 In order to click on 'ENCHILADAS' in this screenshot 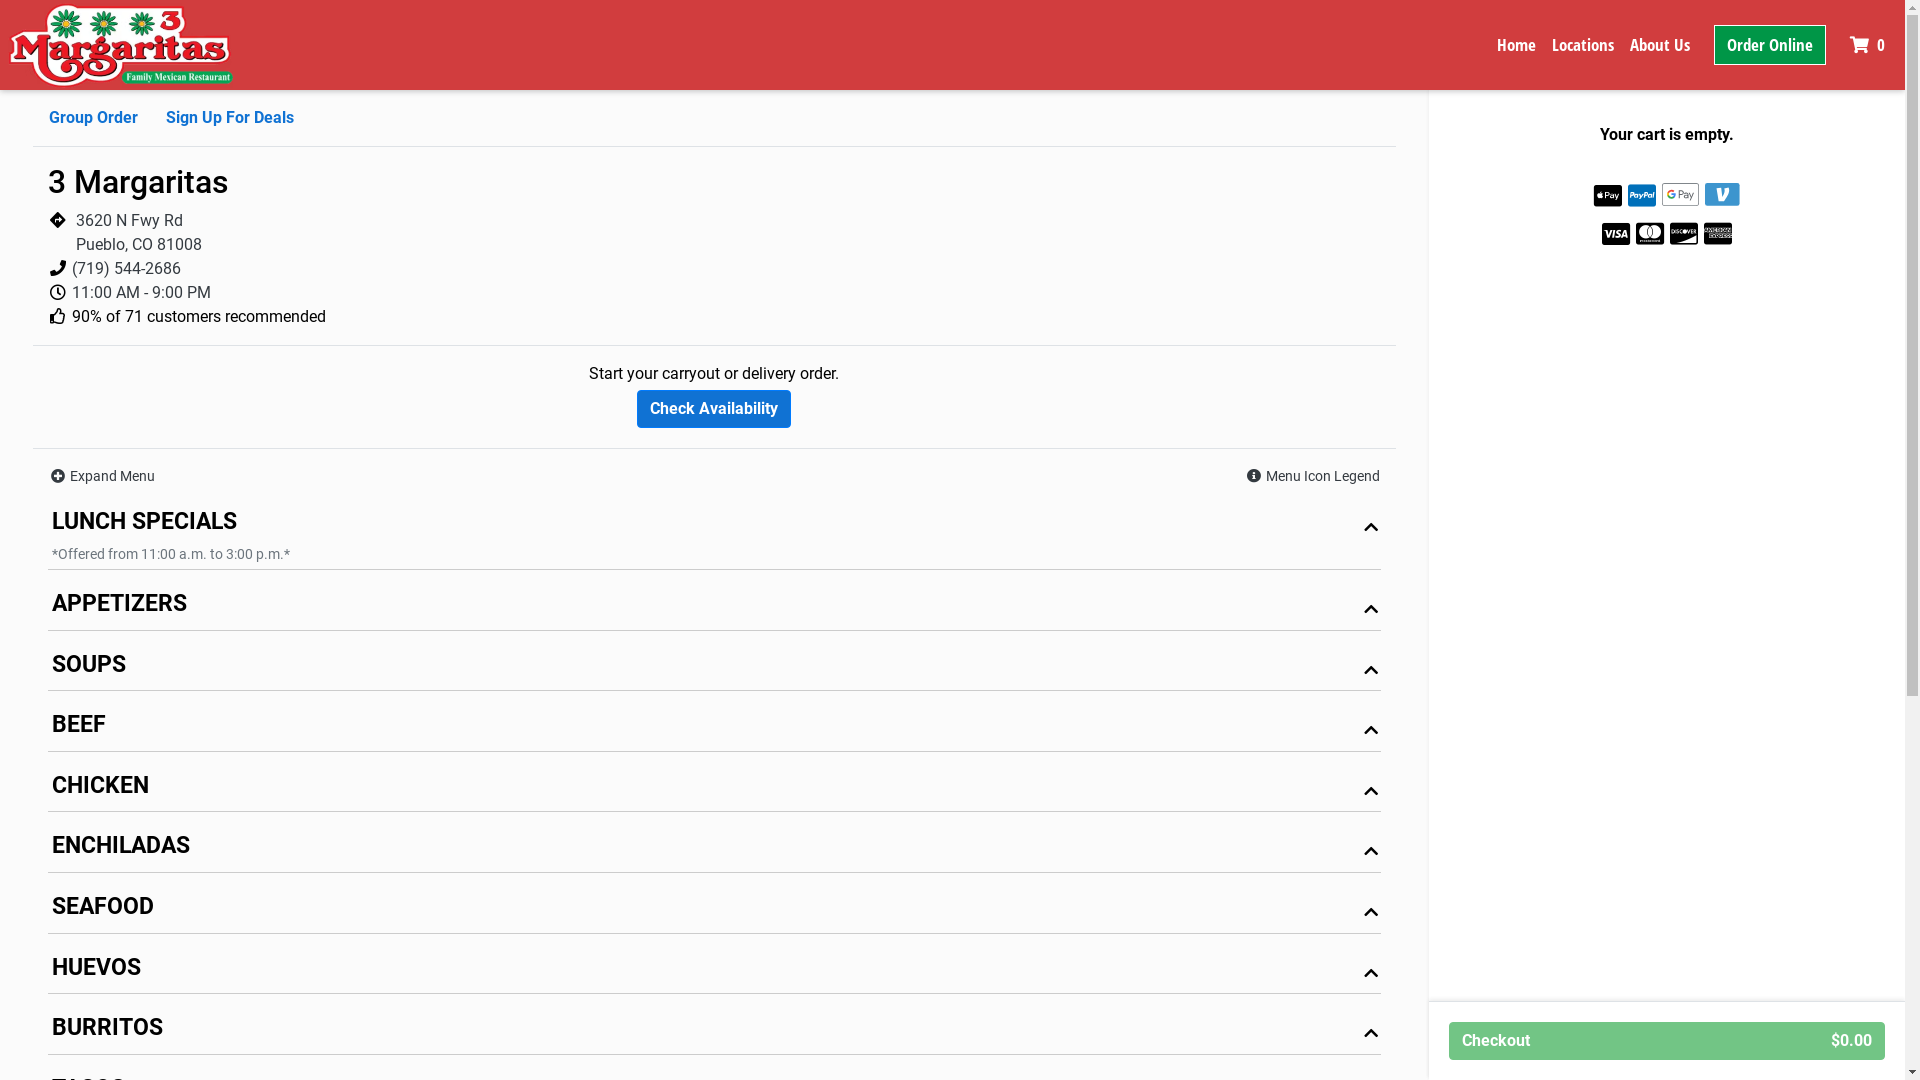, I will do `click(714, 850)`.